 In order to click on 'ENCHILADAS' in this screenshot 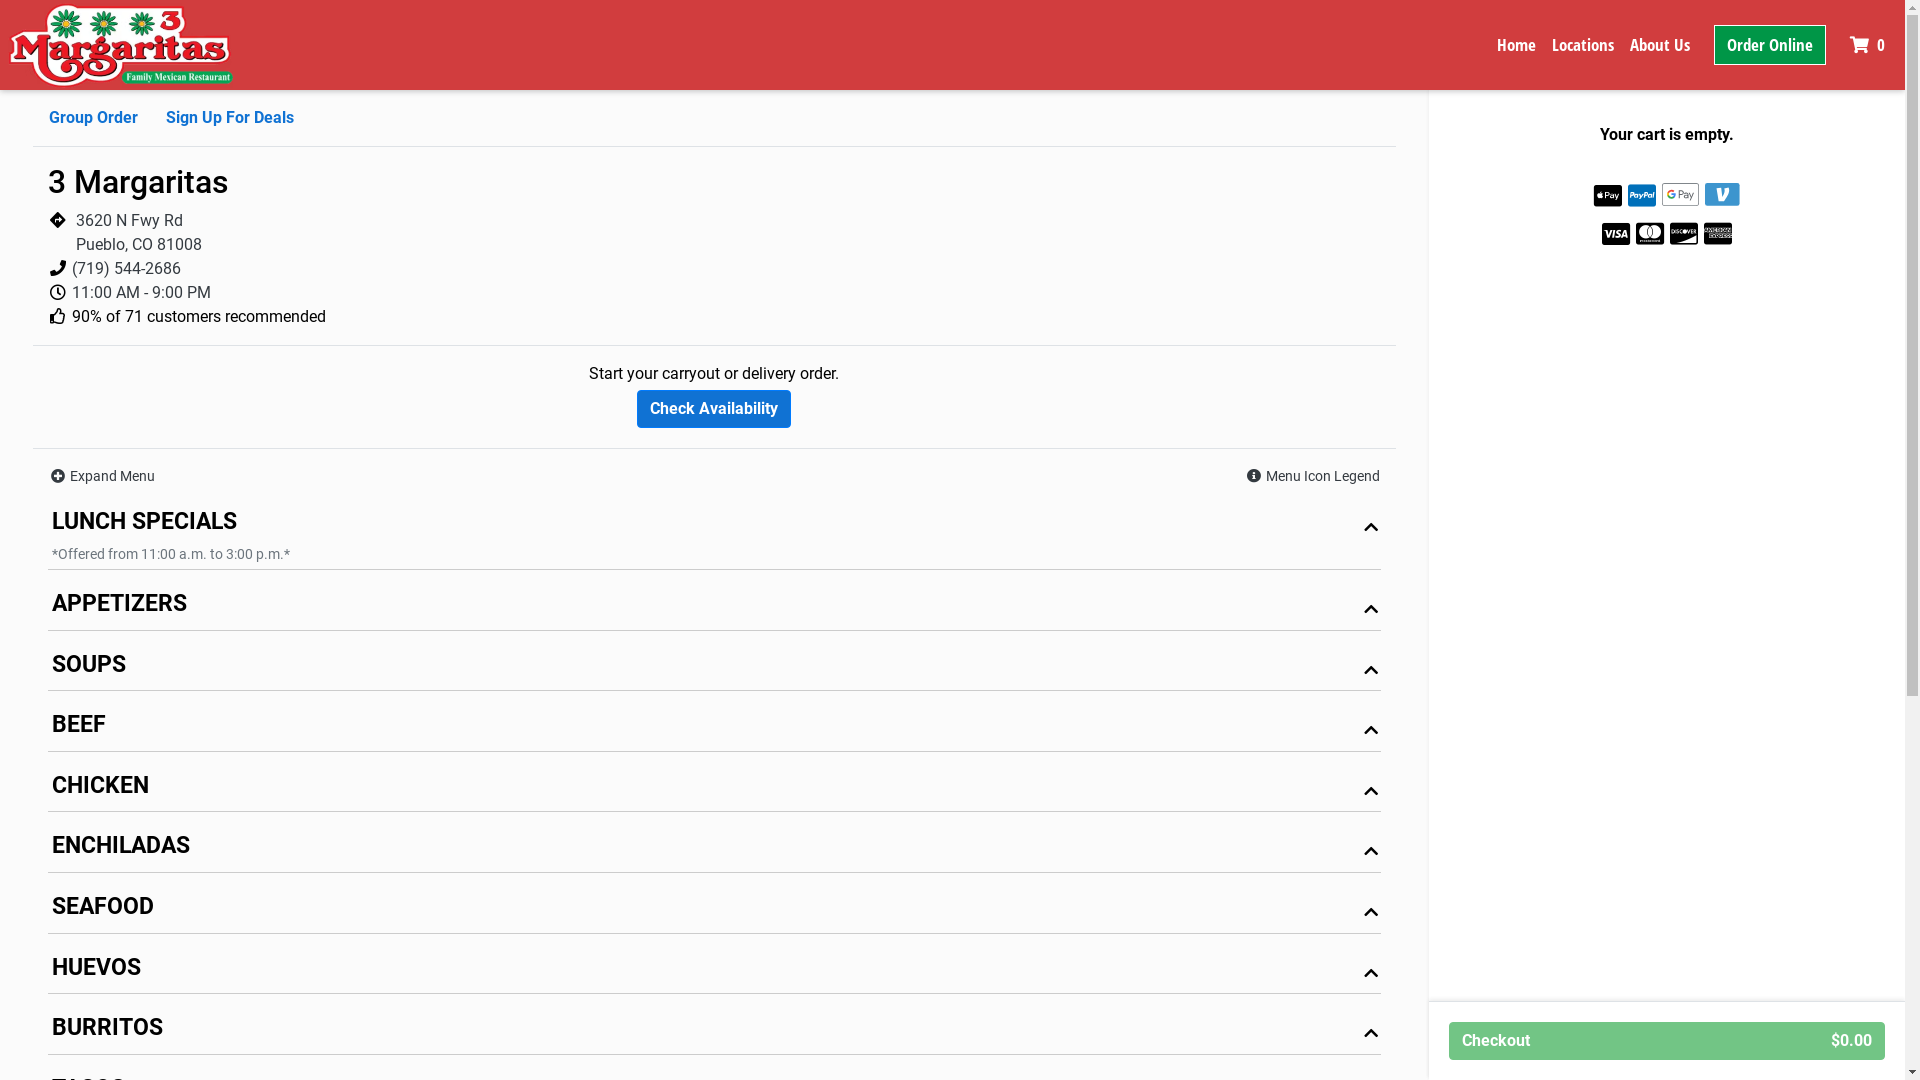, I will do `click(714, 850)`.